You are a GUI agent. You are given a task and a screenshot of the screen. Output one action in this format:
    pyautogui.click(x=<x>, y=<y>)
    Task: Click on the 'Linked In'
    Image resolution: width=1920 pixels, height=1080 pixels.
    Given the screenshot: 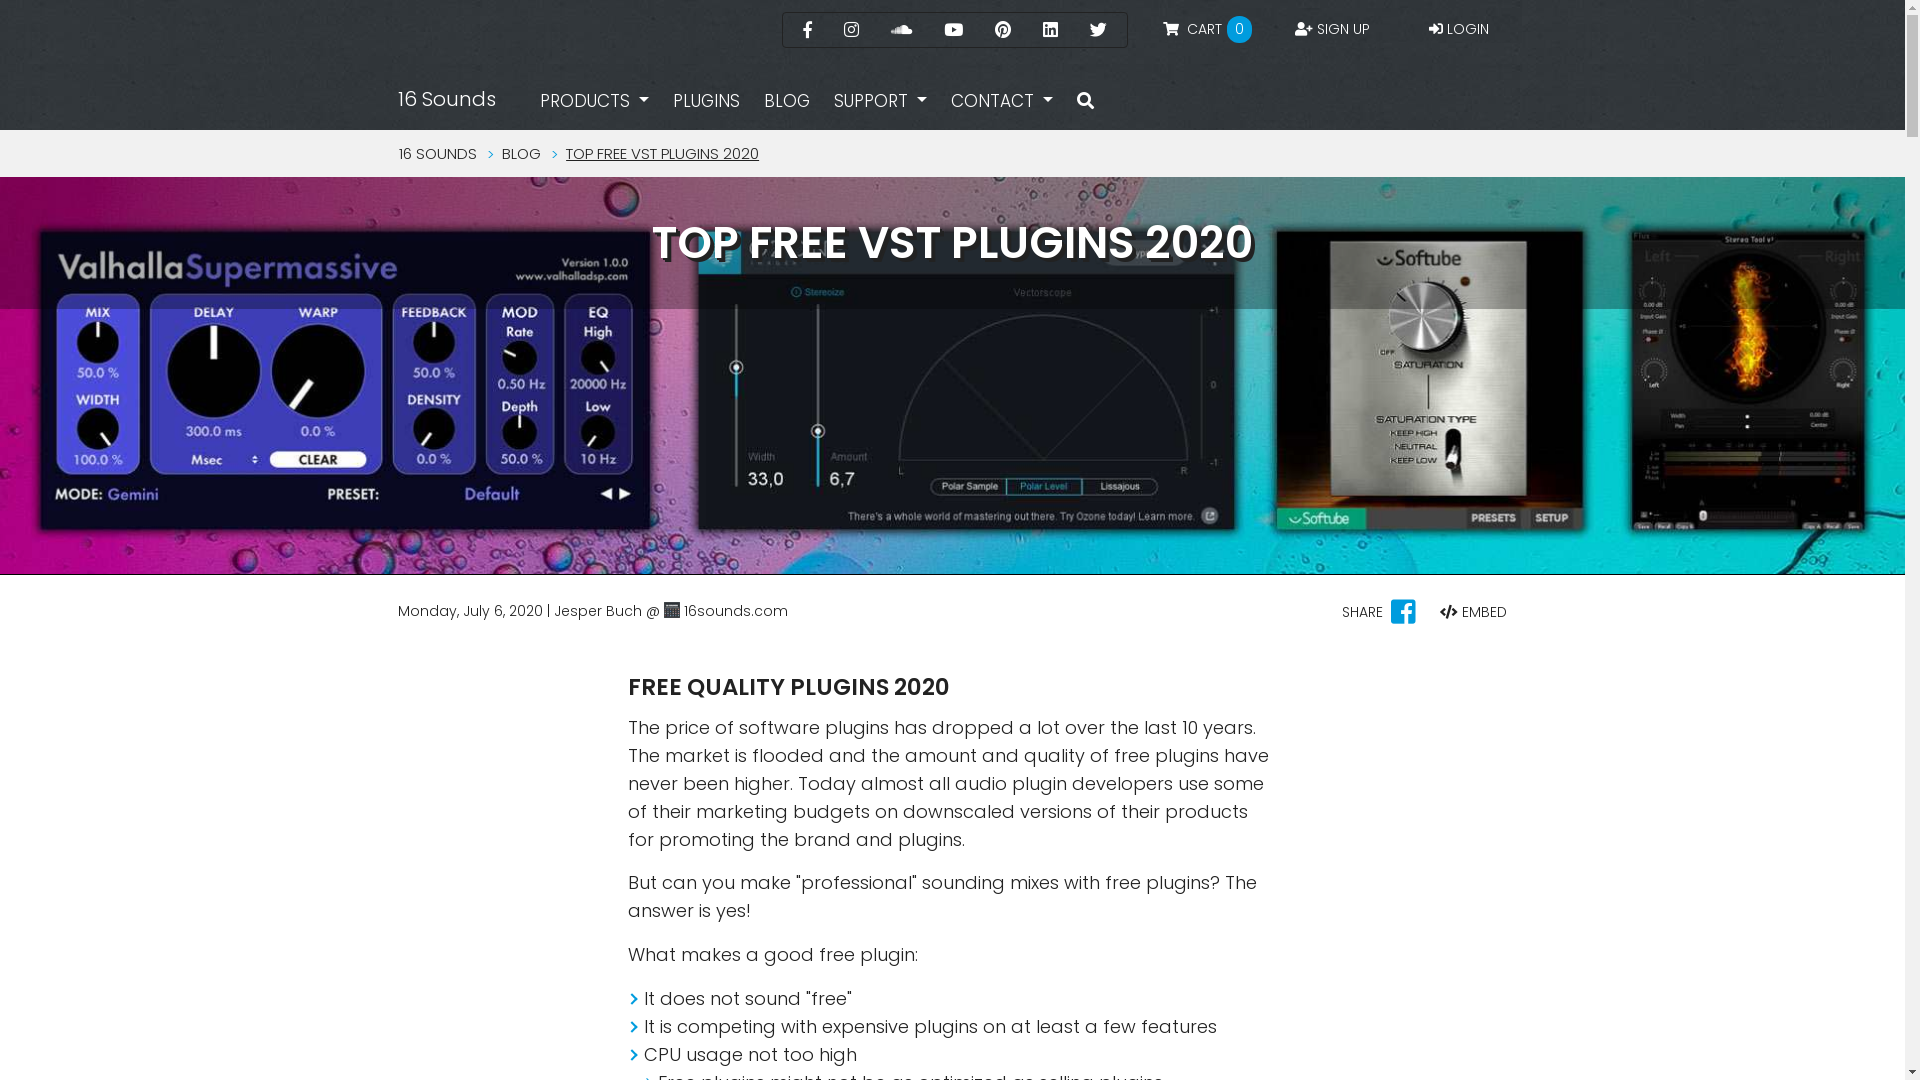 What is the action you would take?
    pyautogui.click(x=1048, y=30)
    